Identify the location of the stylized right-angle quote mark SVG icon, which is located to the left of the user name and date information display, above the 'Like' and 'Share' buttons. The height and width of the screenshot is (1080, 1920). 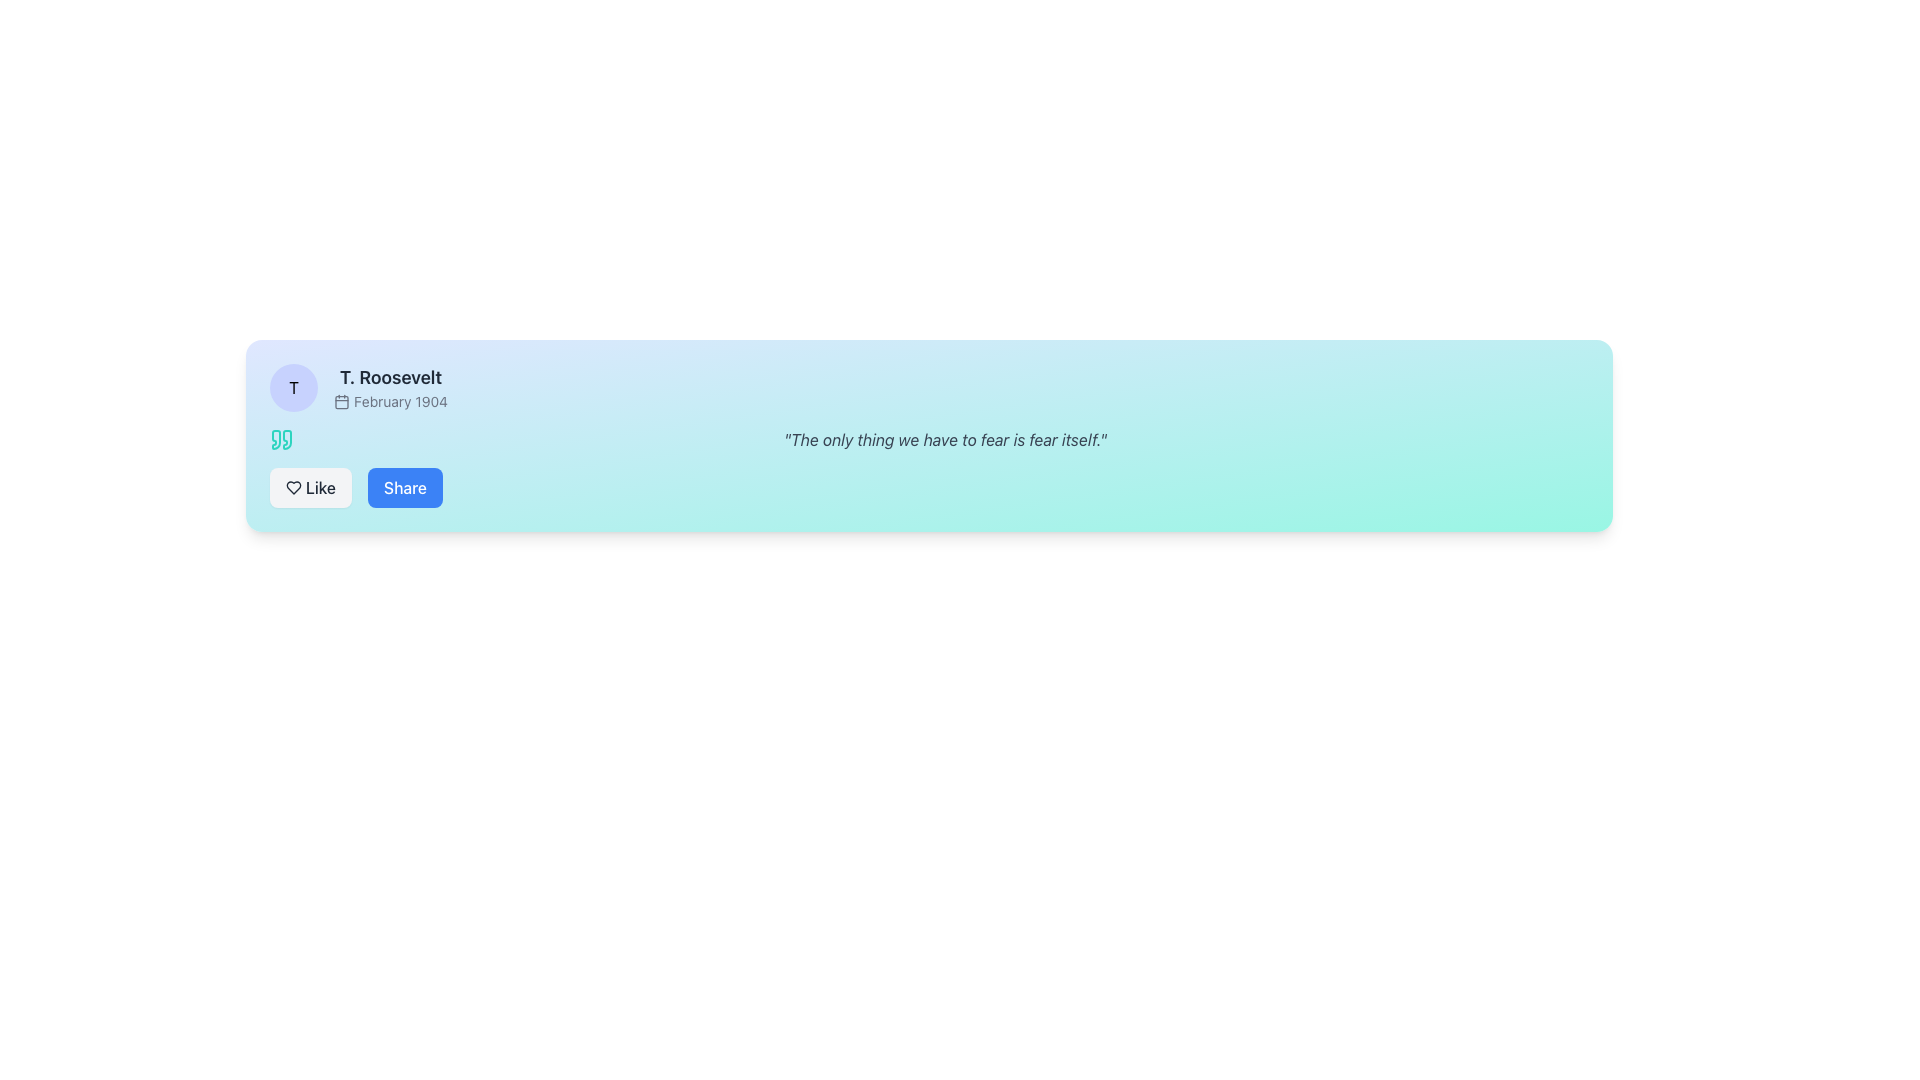
(286, 438).